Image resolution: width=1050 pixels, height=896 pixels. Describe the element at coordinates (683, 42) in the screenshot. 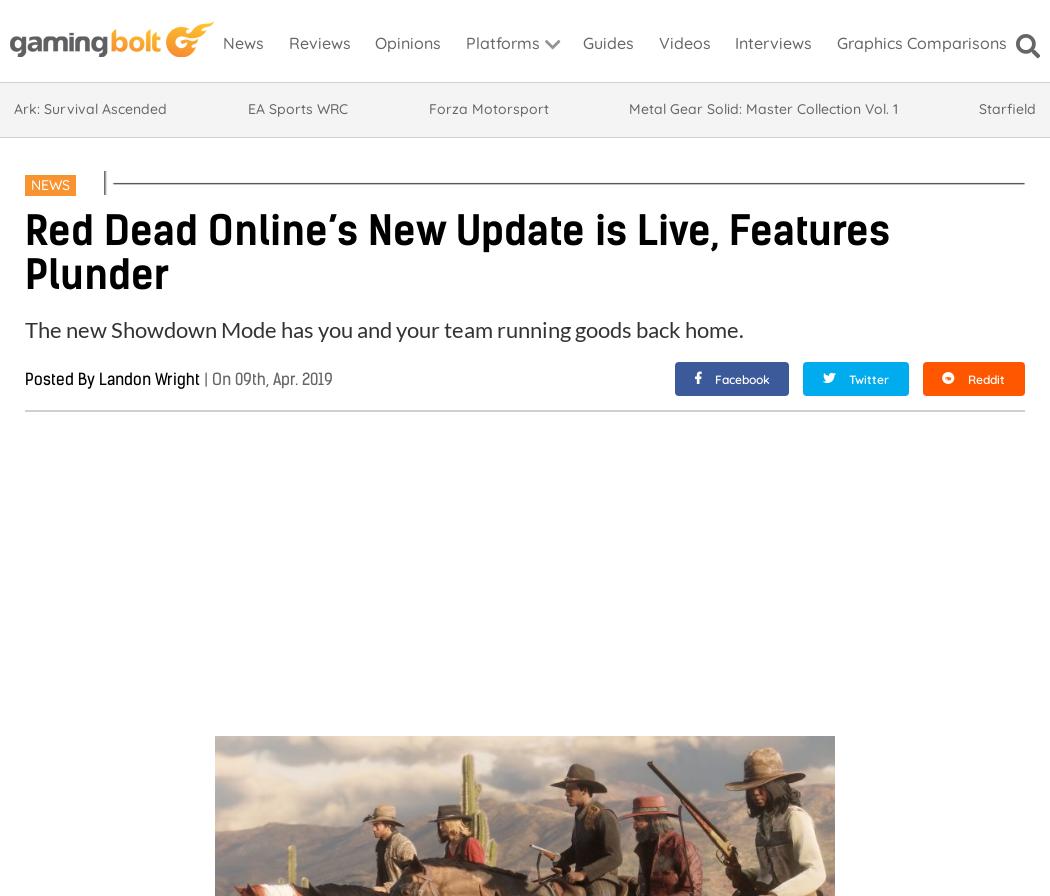

I see `'Videos'` at that location.